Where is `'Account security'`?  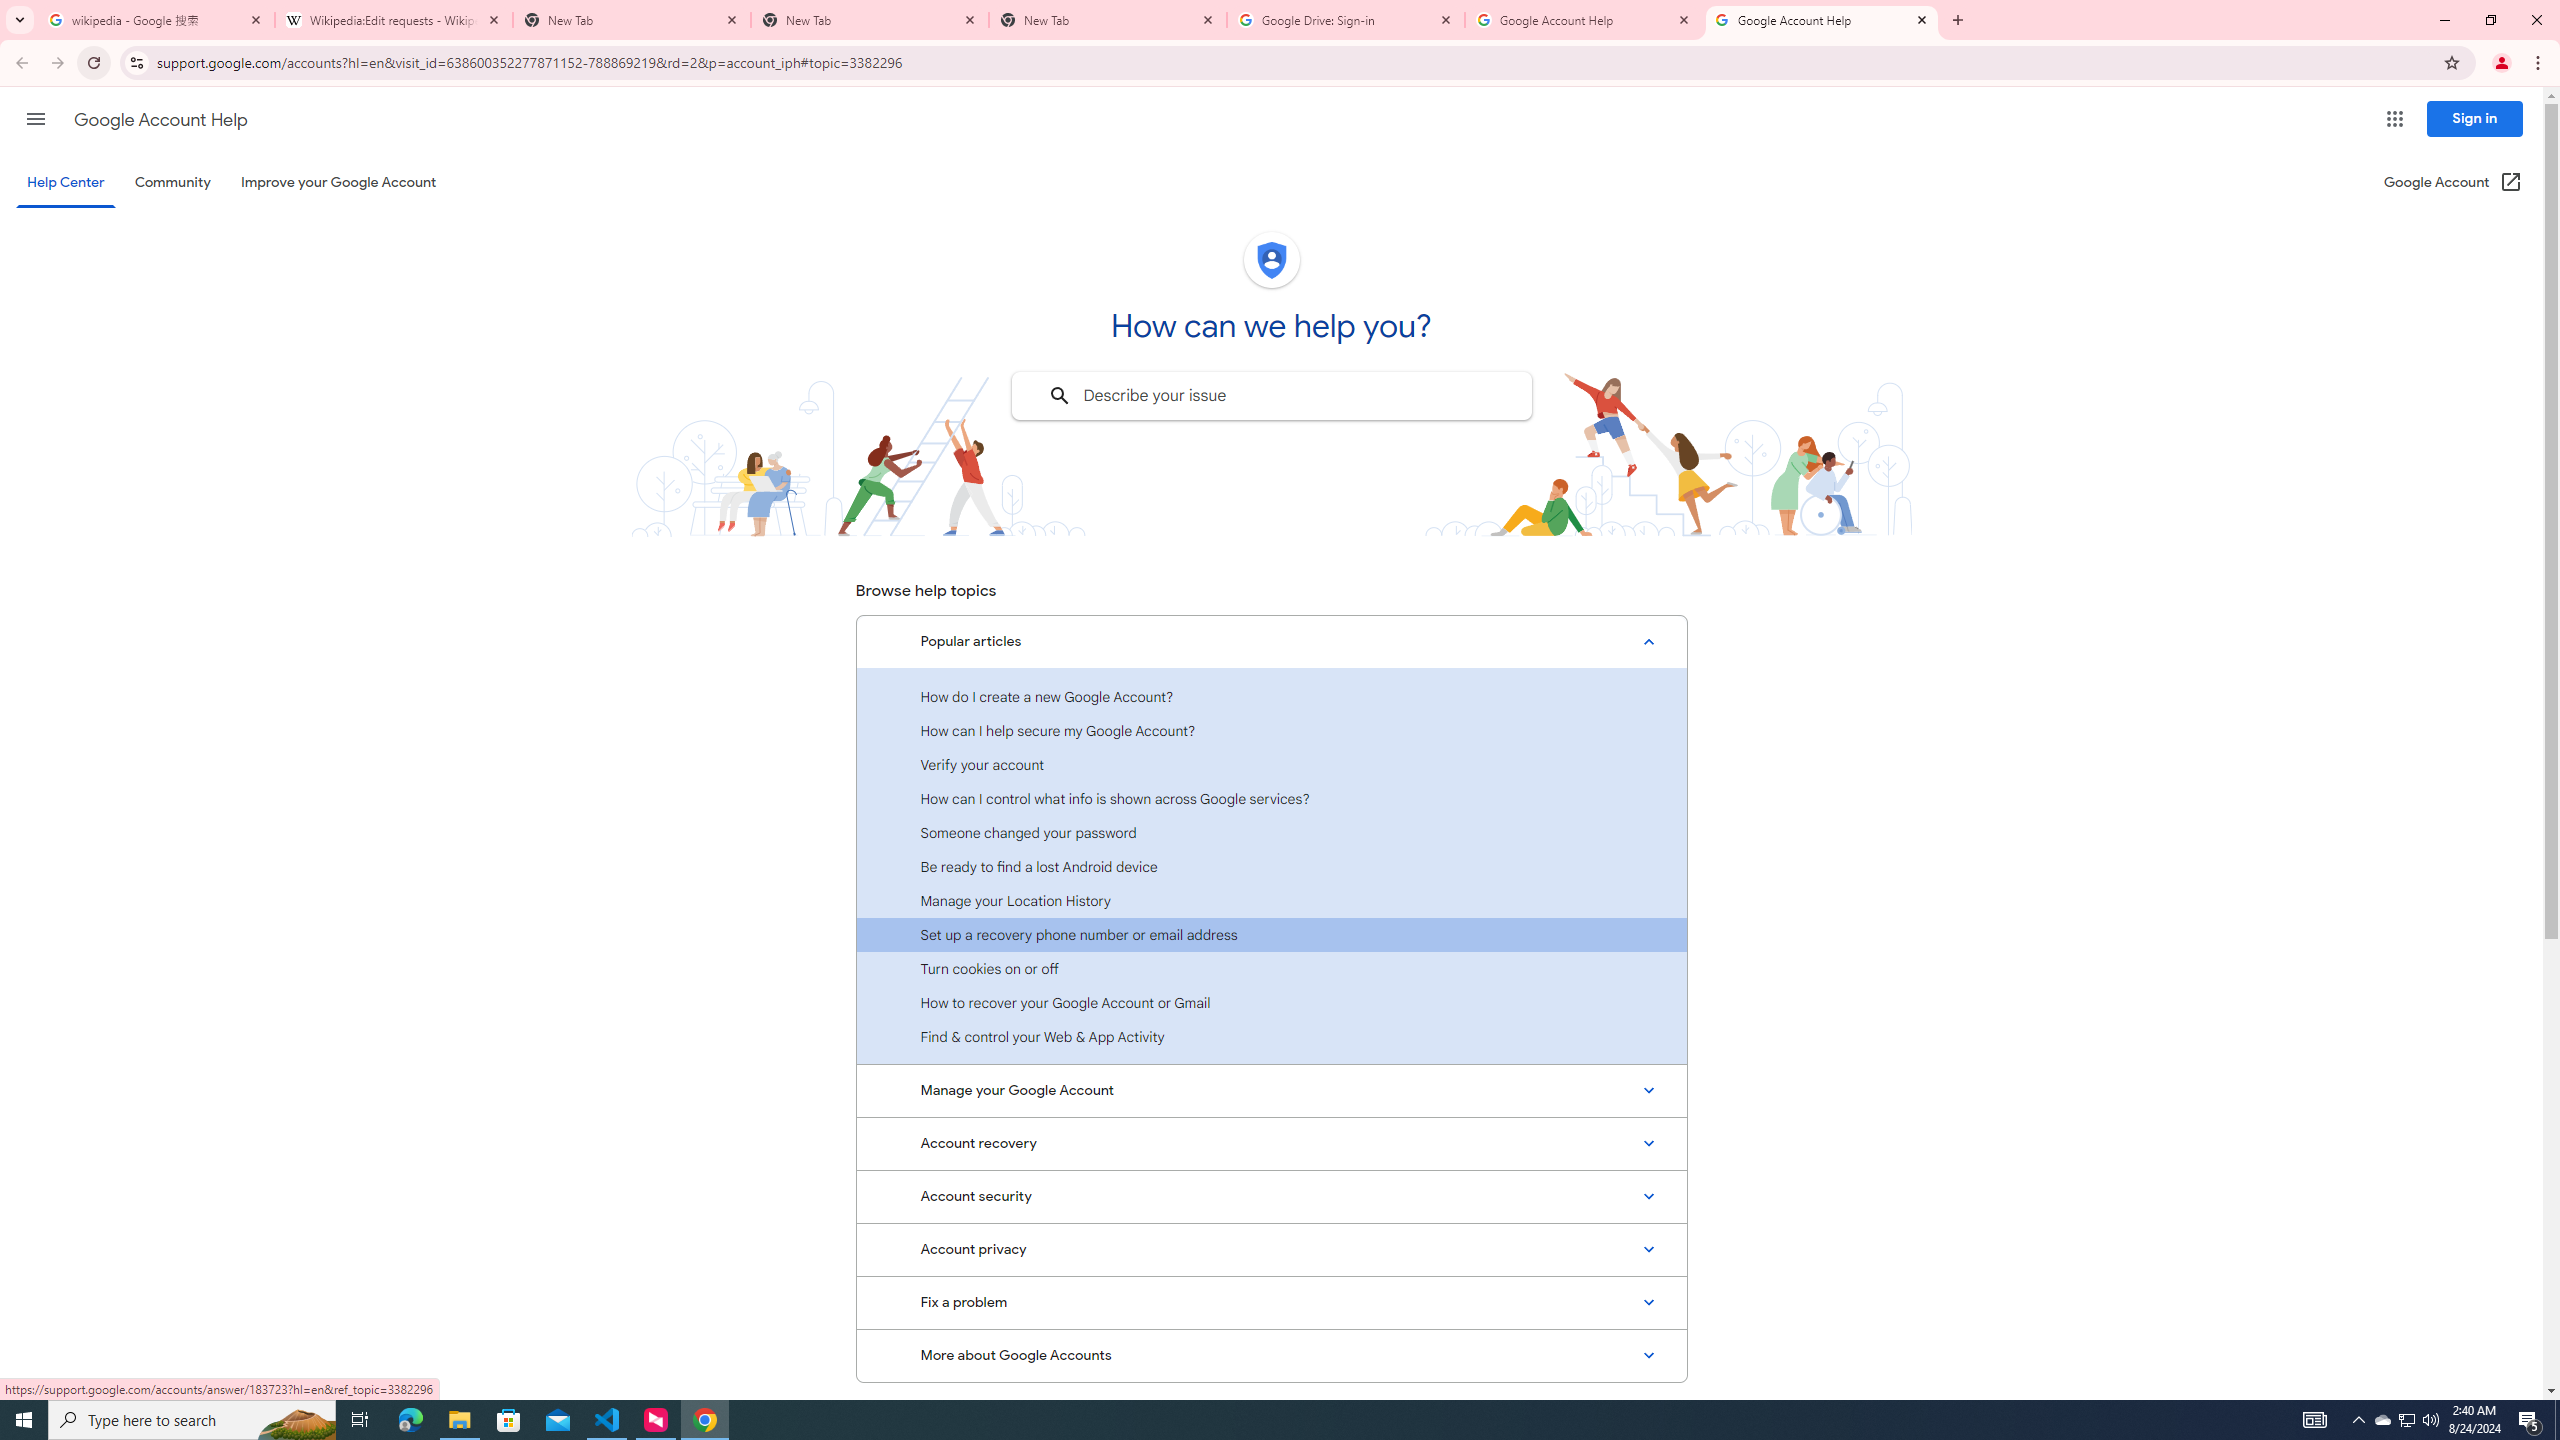
'Account security' is located at coordinates (1271, 1195).